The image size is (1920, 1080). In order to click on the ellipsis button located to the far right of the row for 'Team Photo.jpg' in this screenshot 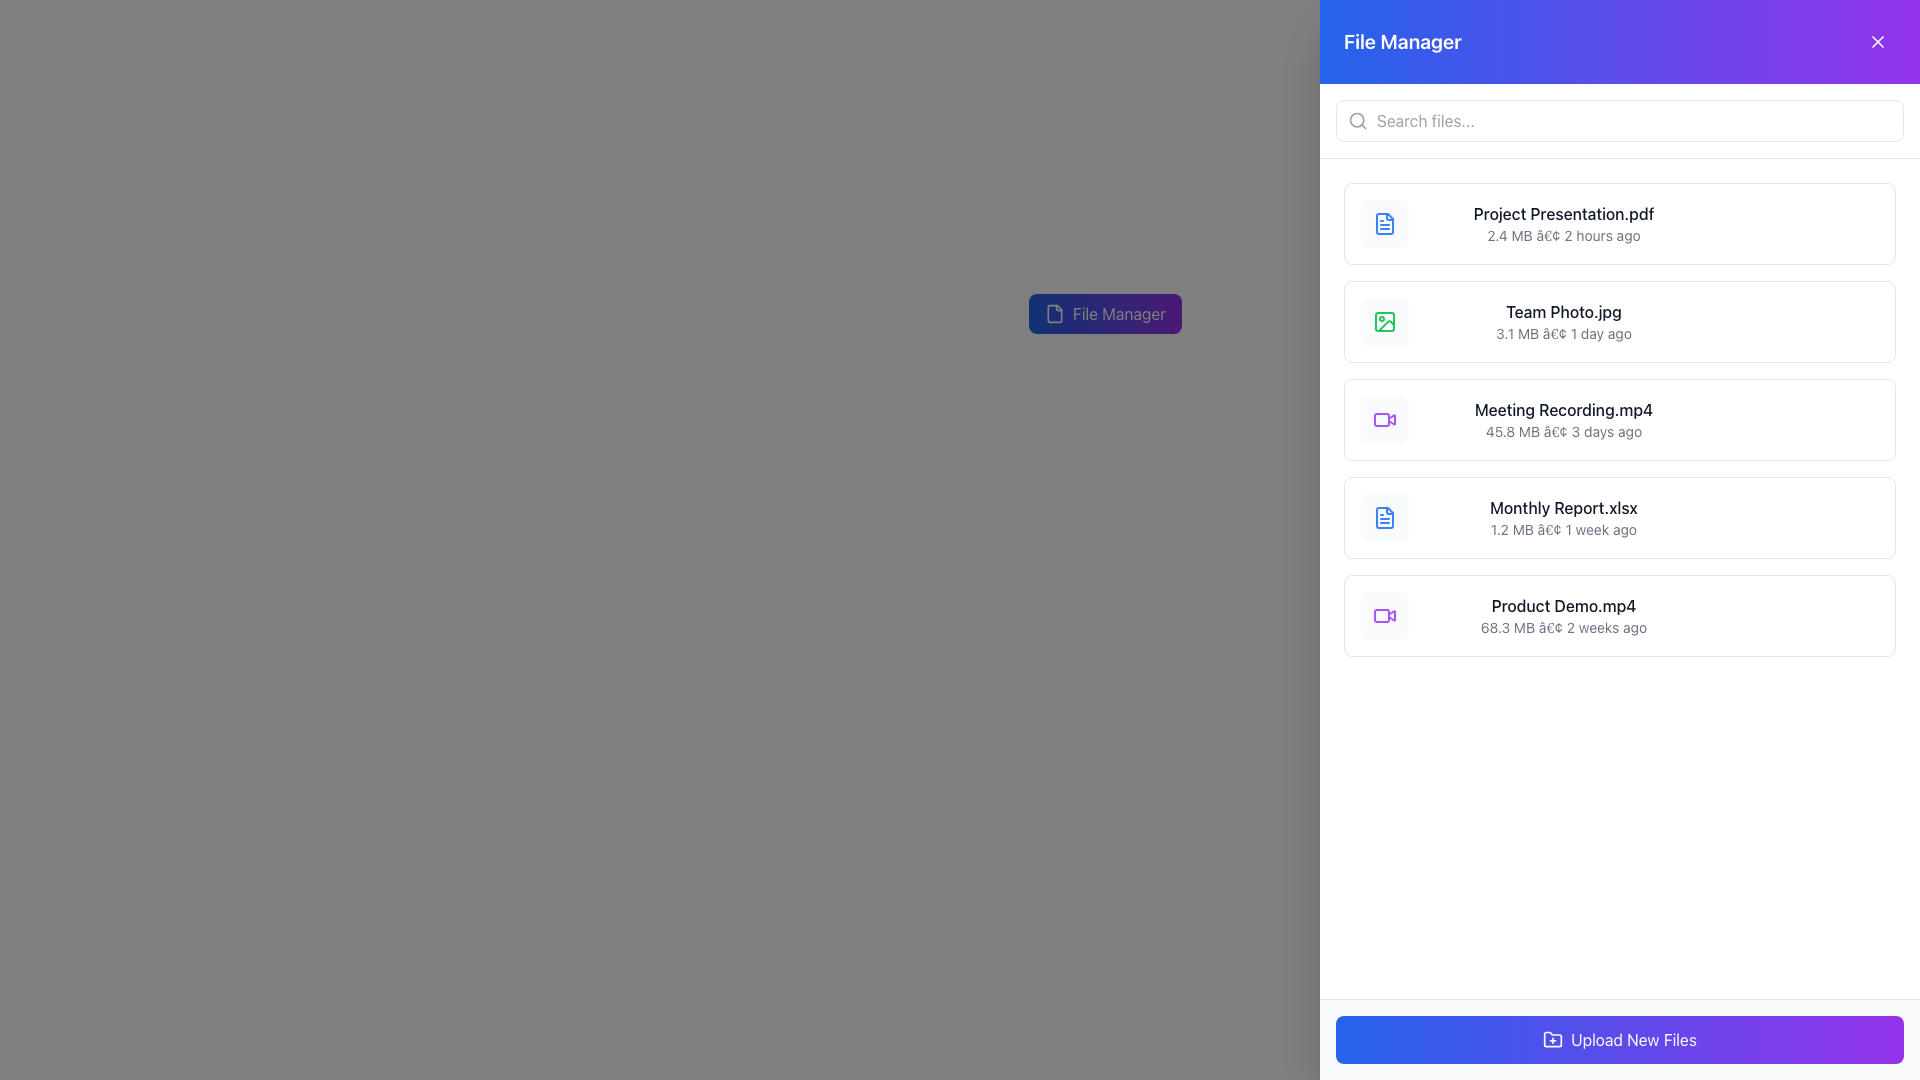, I will do `click(1861, 320)`.